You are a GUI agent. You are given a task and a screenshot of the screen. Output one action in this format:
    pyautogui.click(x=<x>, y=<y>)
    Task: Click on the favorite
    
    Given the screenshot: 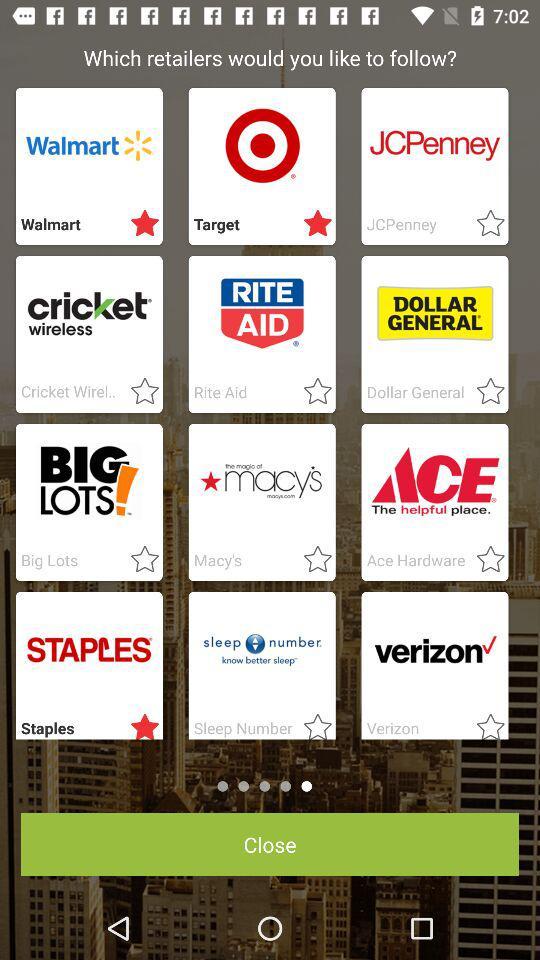 What is the action you would take?
    pyautogui.click(x=138, y=560)
    